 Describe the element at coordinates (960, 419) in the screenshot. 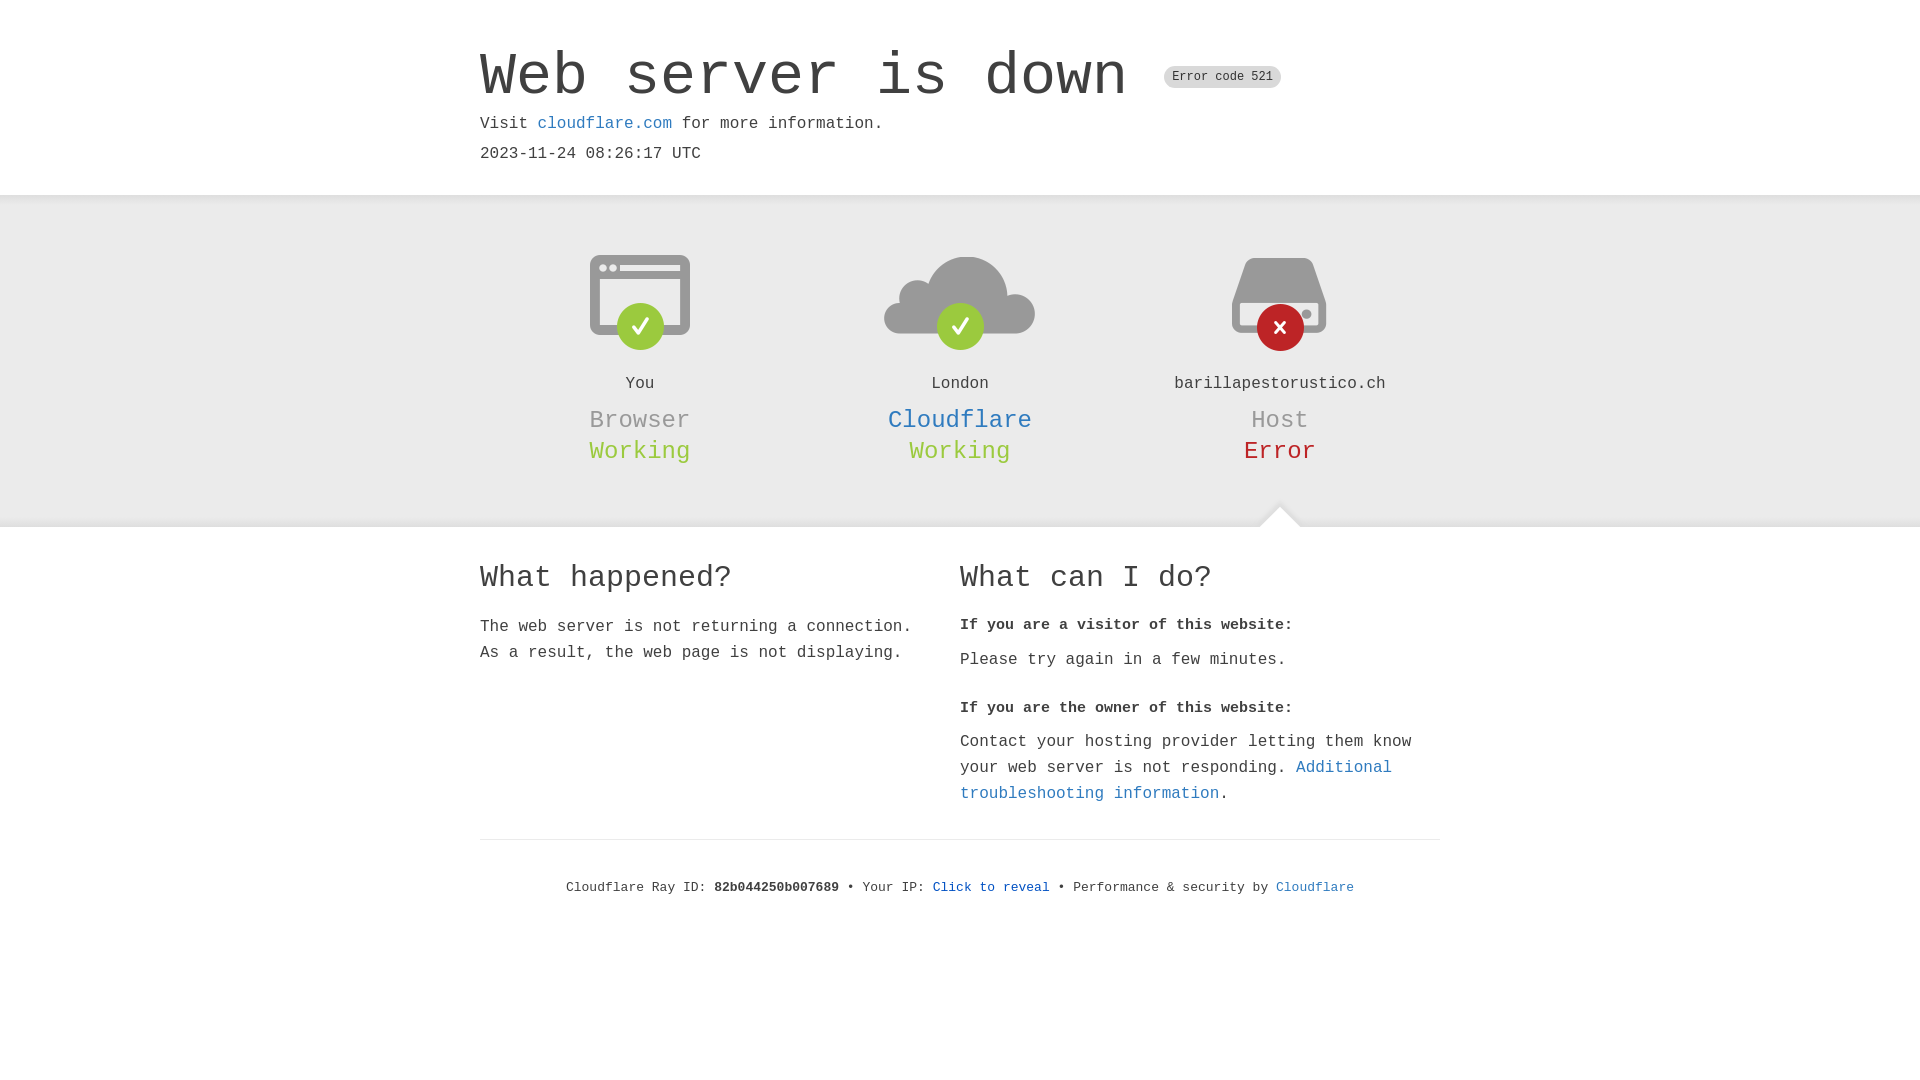

I see `'Cloudflare'` at that location.